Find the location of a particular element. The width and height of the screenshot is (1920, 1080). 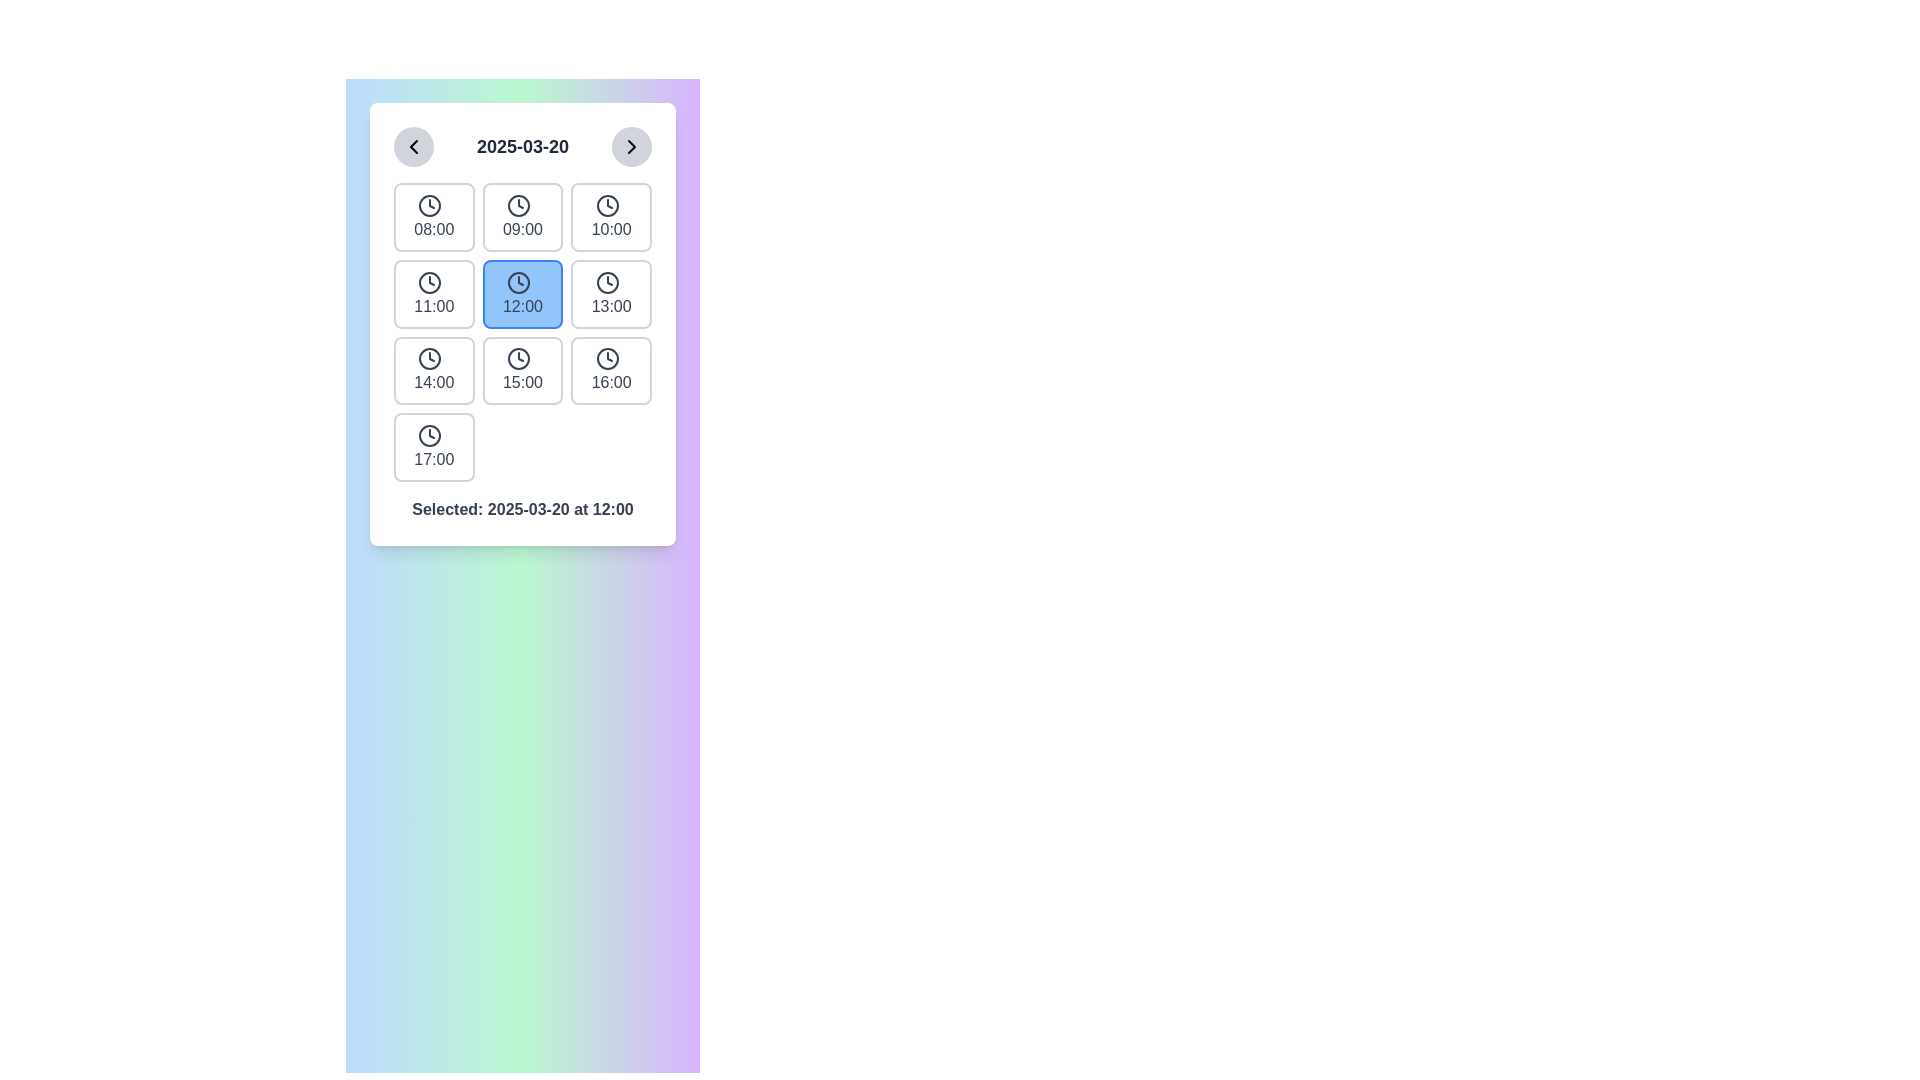

the circular shape representing the clock's outline within the fifth button labeled '15:00' in the time selection grid is located at coordinates (518, 358).